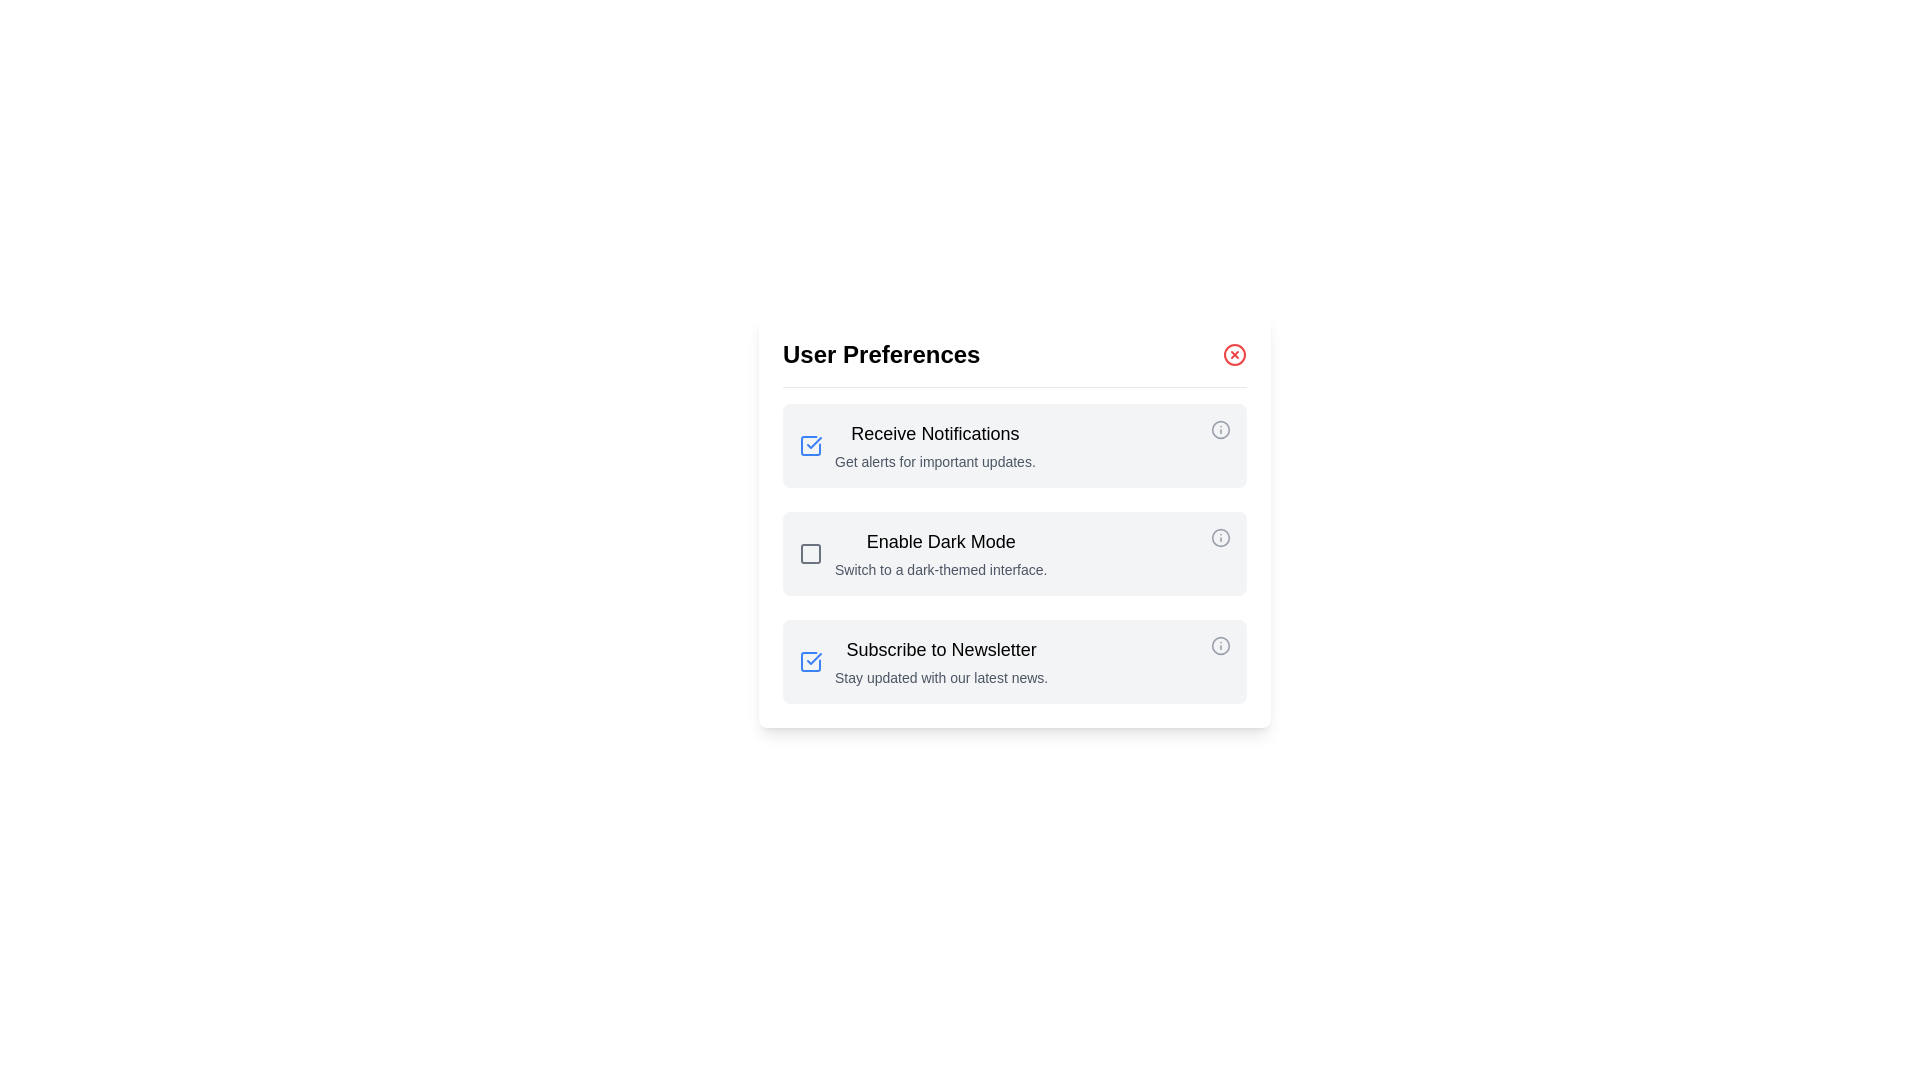 The width and height of the screenshot is (1920, 1080). Describe the element at coordinates (811, 445) in the screenshot. I see `the blue checkbox indicating 'Receive Notifications' in the user preferences section` at that location.